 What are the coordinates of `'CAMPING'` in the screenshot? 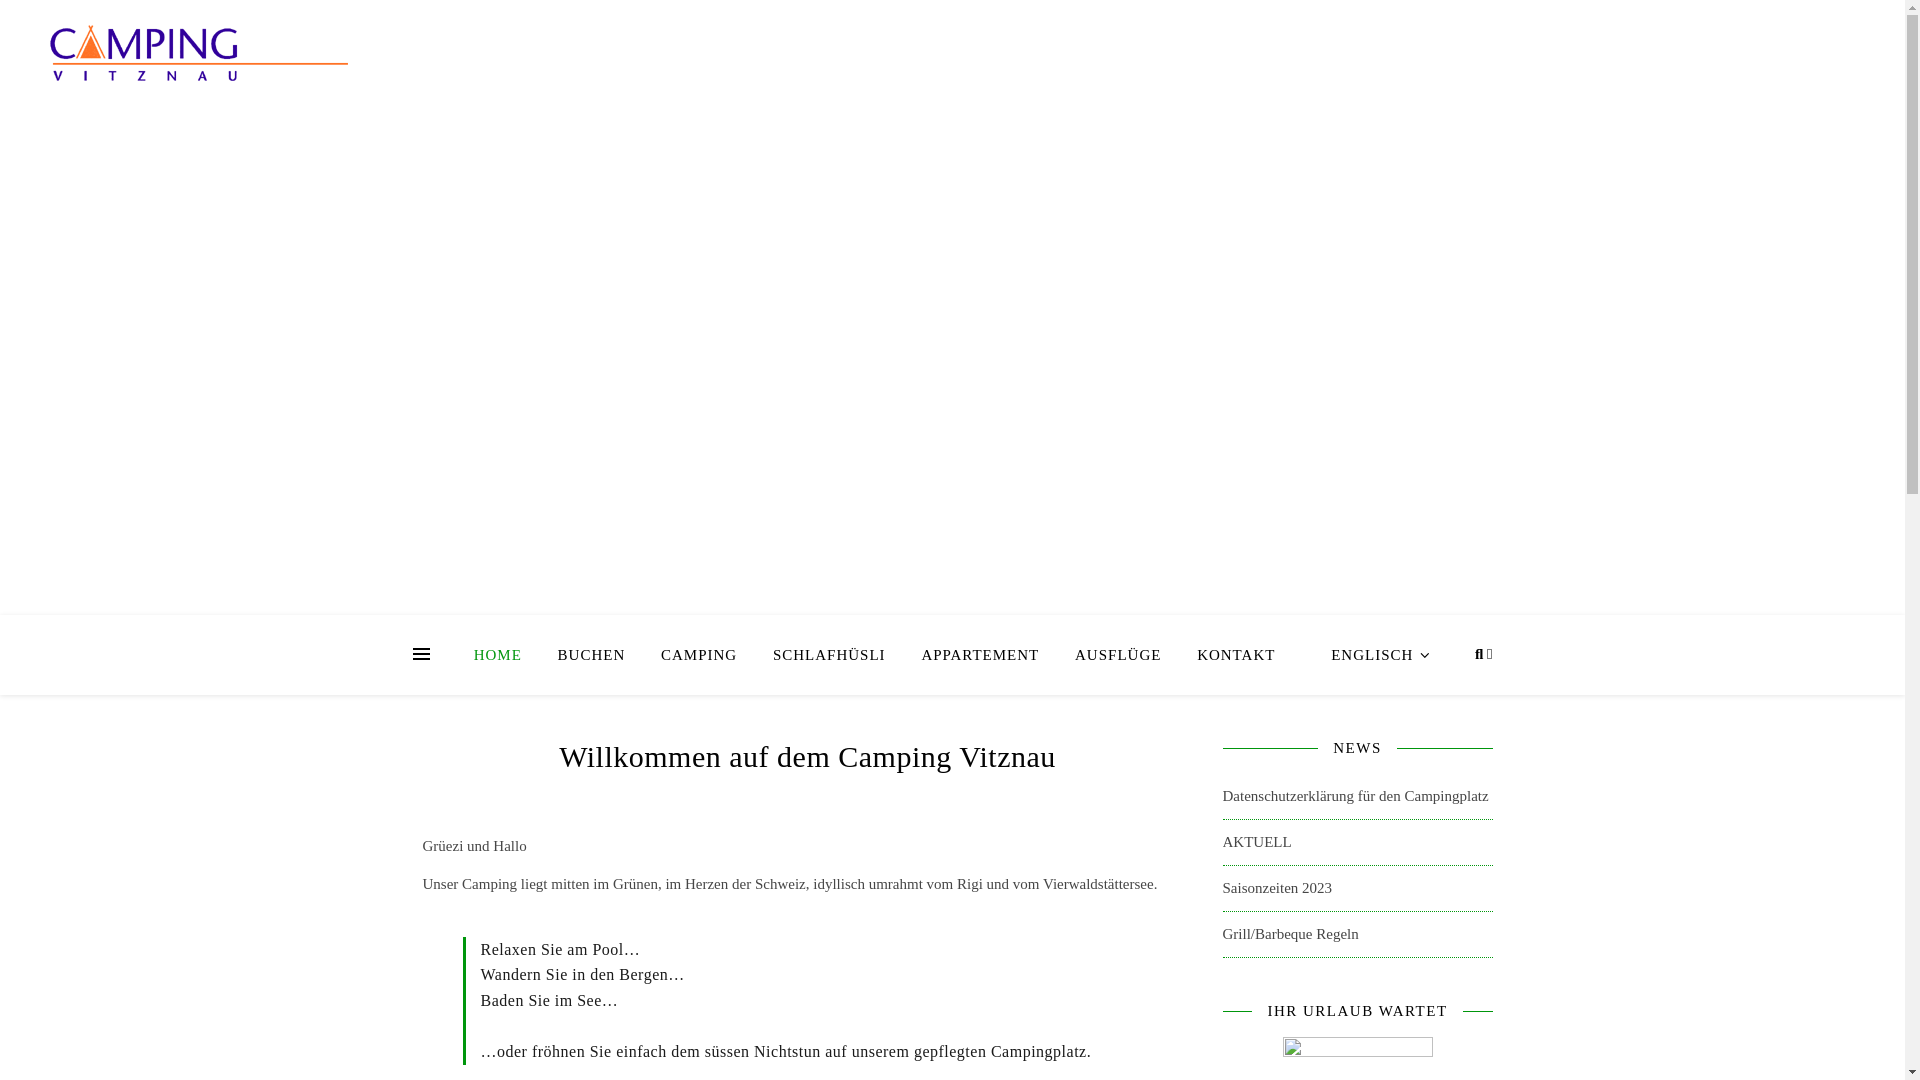 It's located at (699, 655).